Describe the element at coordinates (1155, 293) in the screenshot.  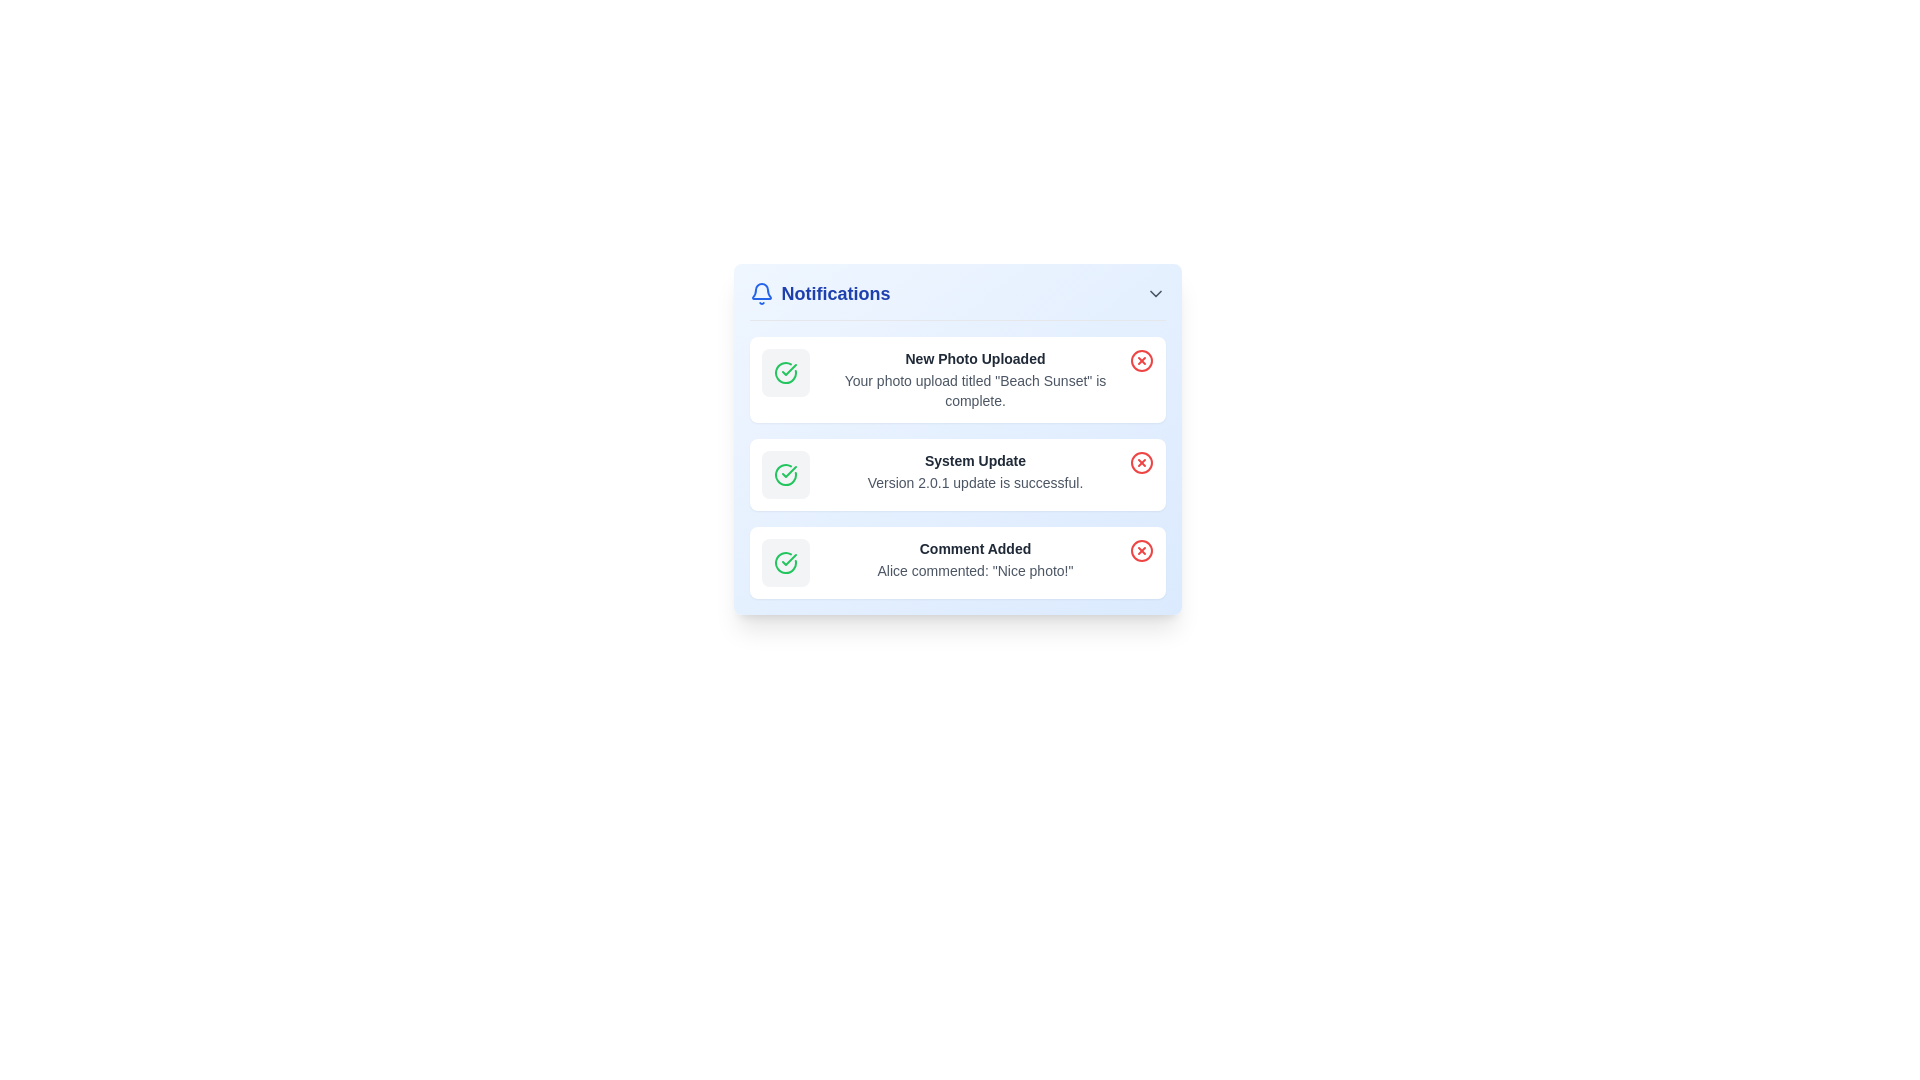
I see `the icon button located in the 'Notifications' section` at that location.